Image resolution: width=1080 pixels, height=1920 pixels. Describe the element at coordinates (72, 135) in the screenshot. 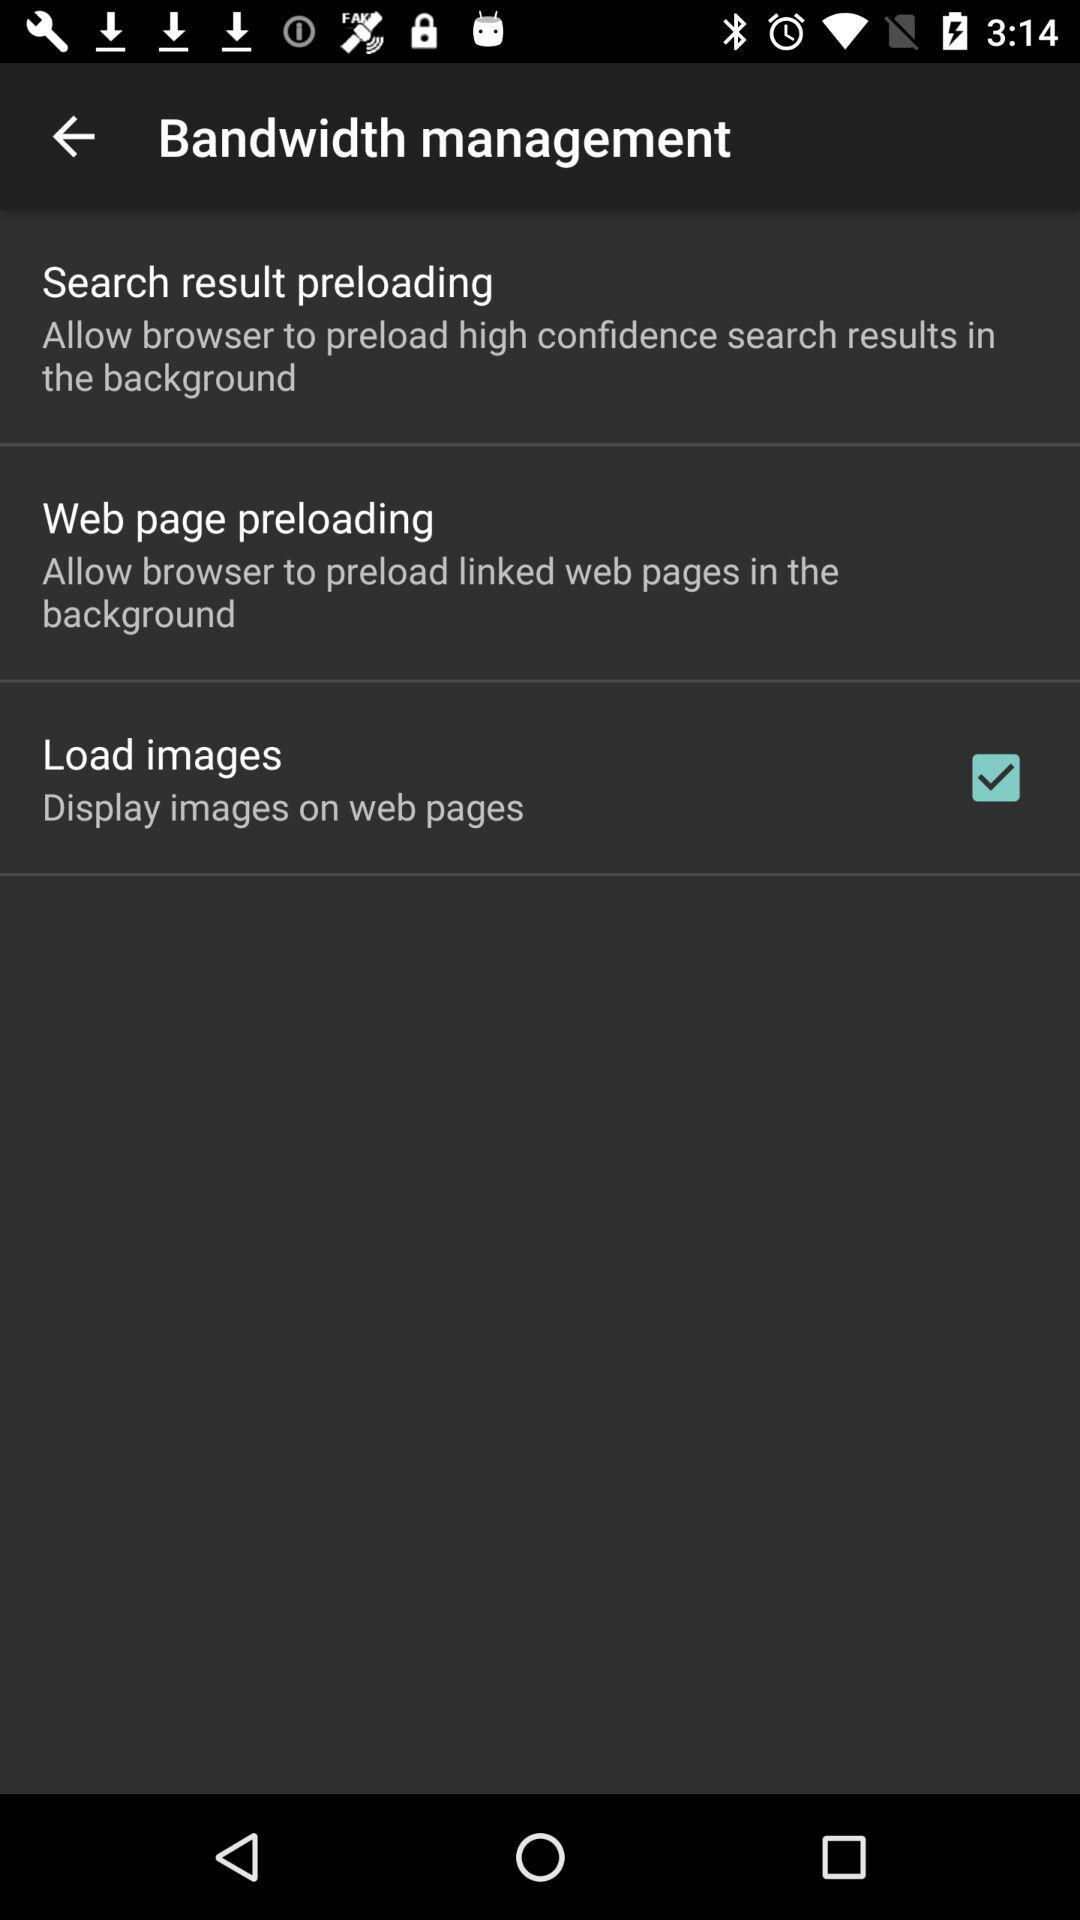

I see `item next to bandwidth management item` at that location.